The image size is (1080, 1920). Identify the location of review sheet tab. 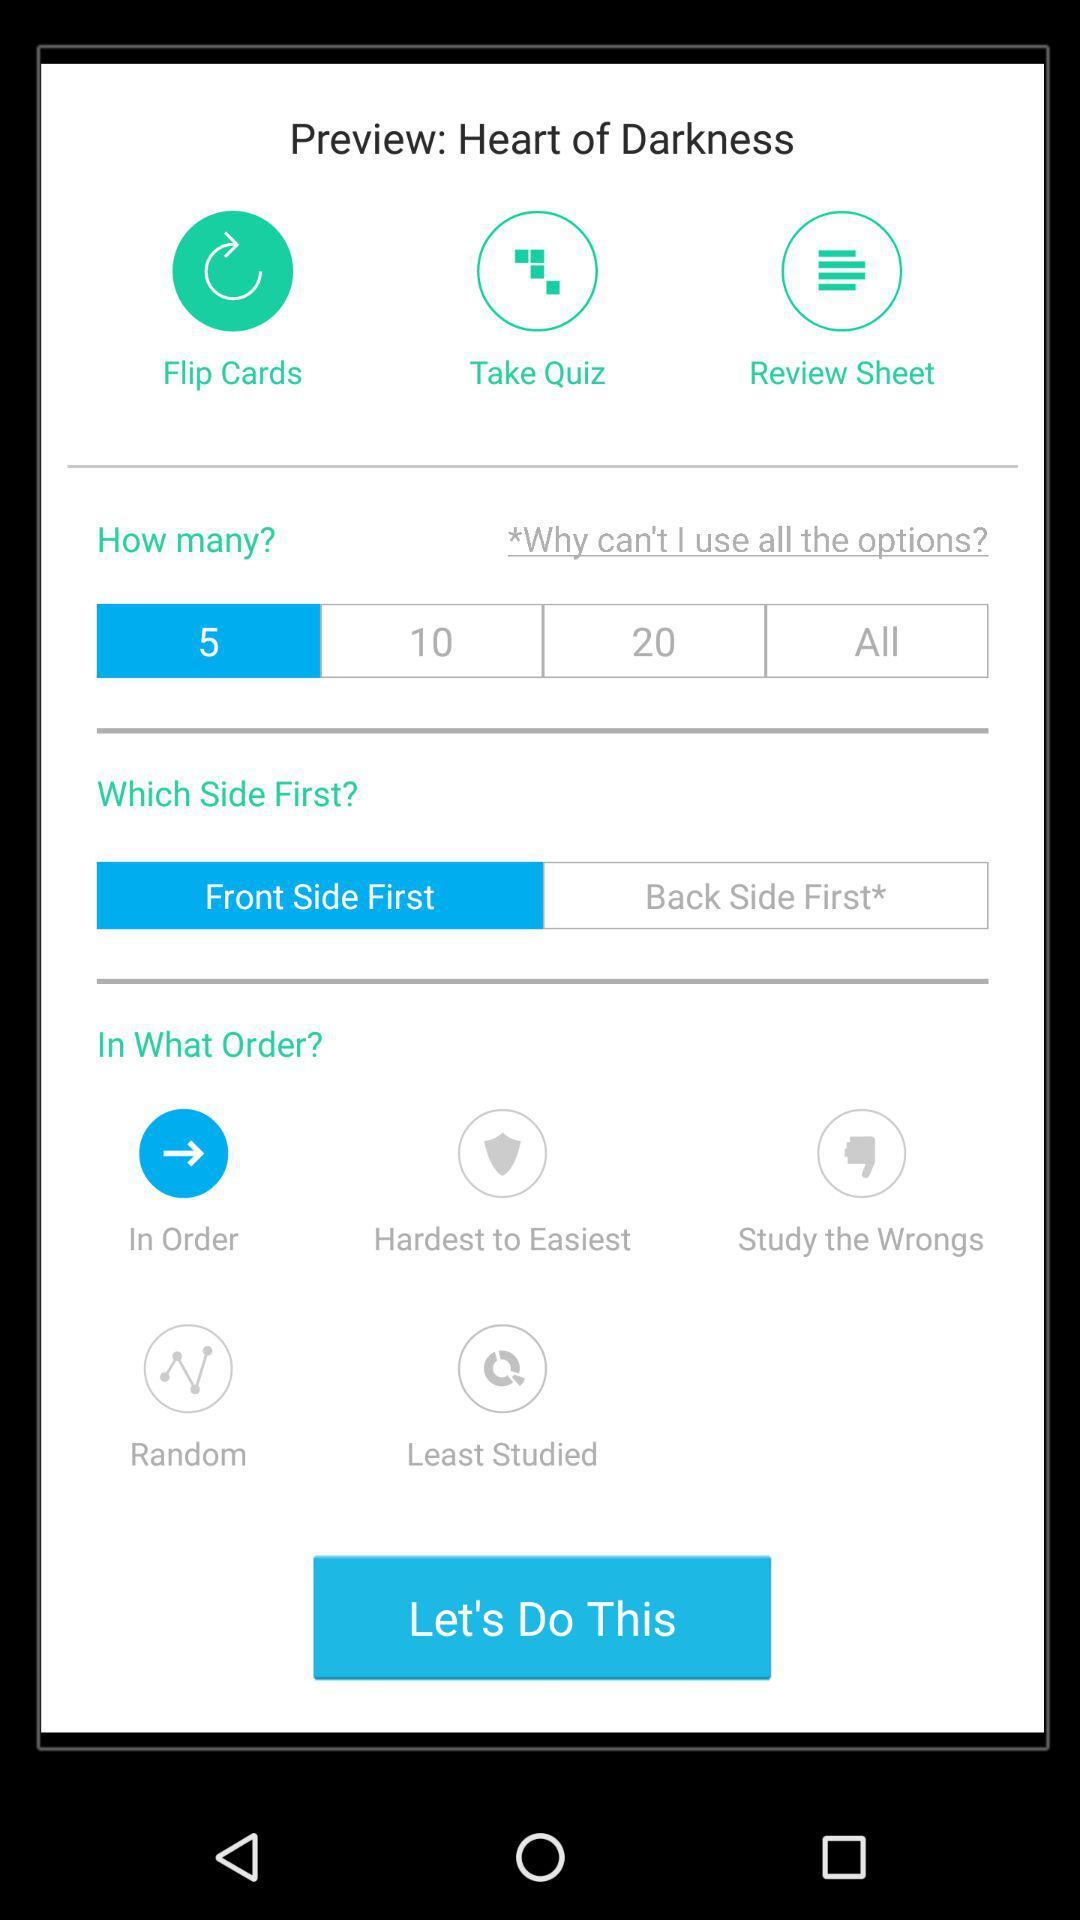
(841, 270).